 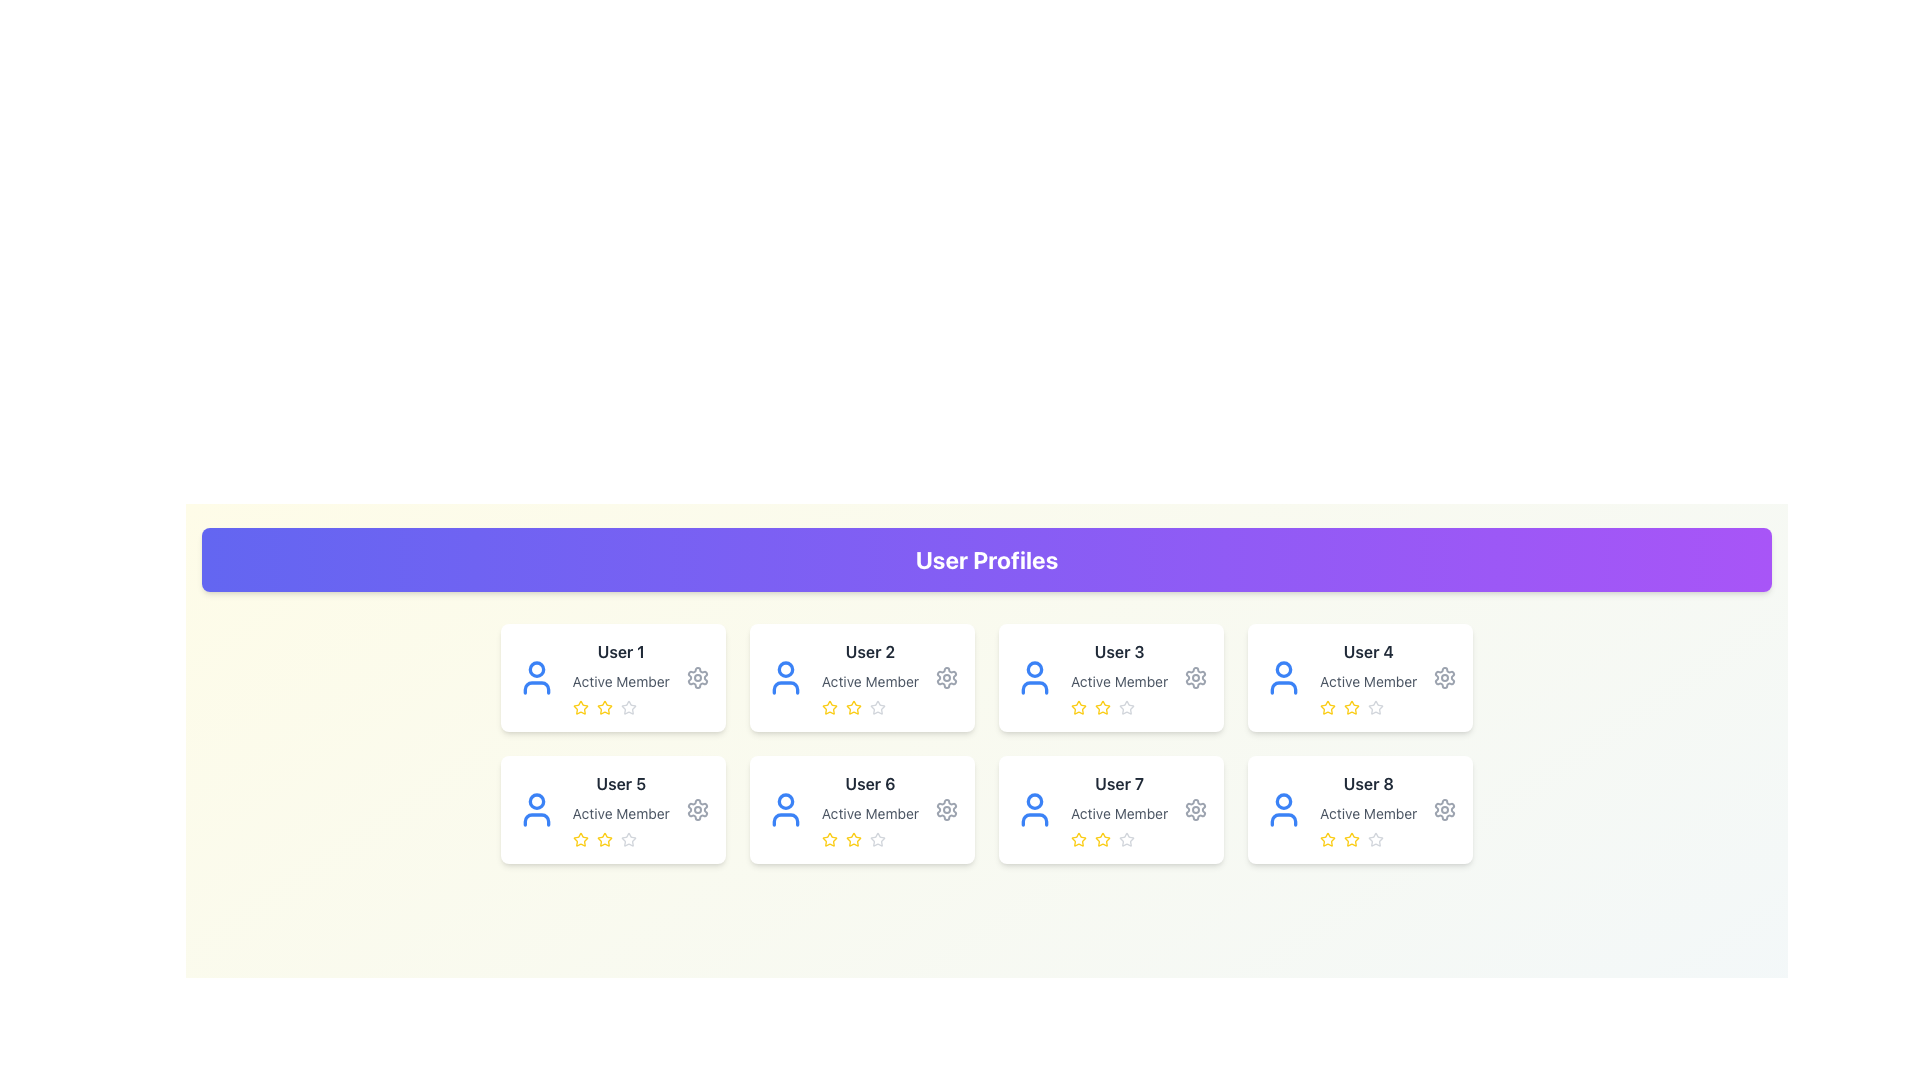 I want to click on the Text label indicating the status 'Active Member', which is positioned below 'User 8' and above the star rating icons, so click(x=1367, y=813).